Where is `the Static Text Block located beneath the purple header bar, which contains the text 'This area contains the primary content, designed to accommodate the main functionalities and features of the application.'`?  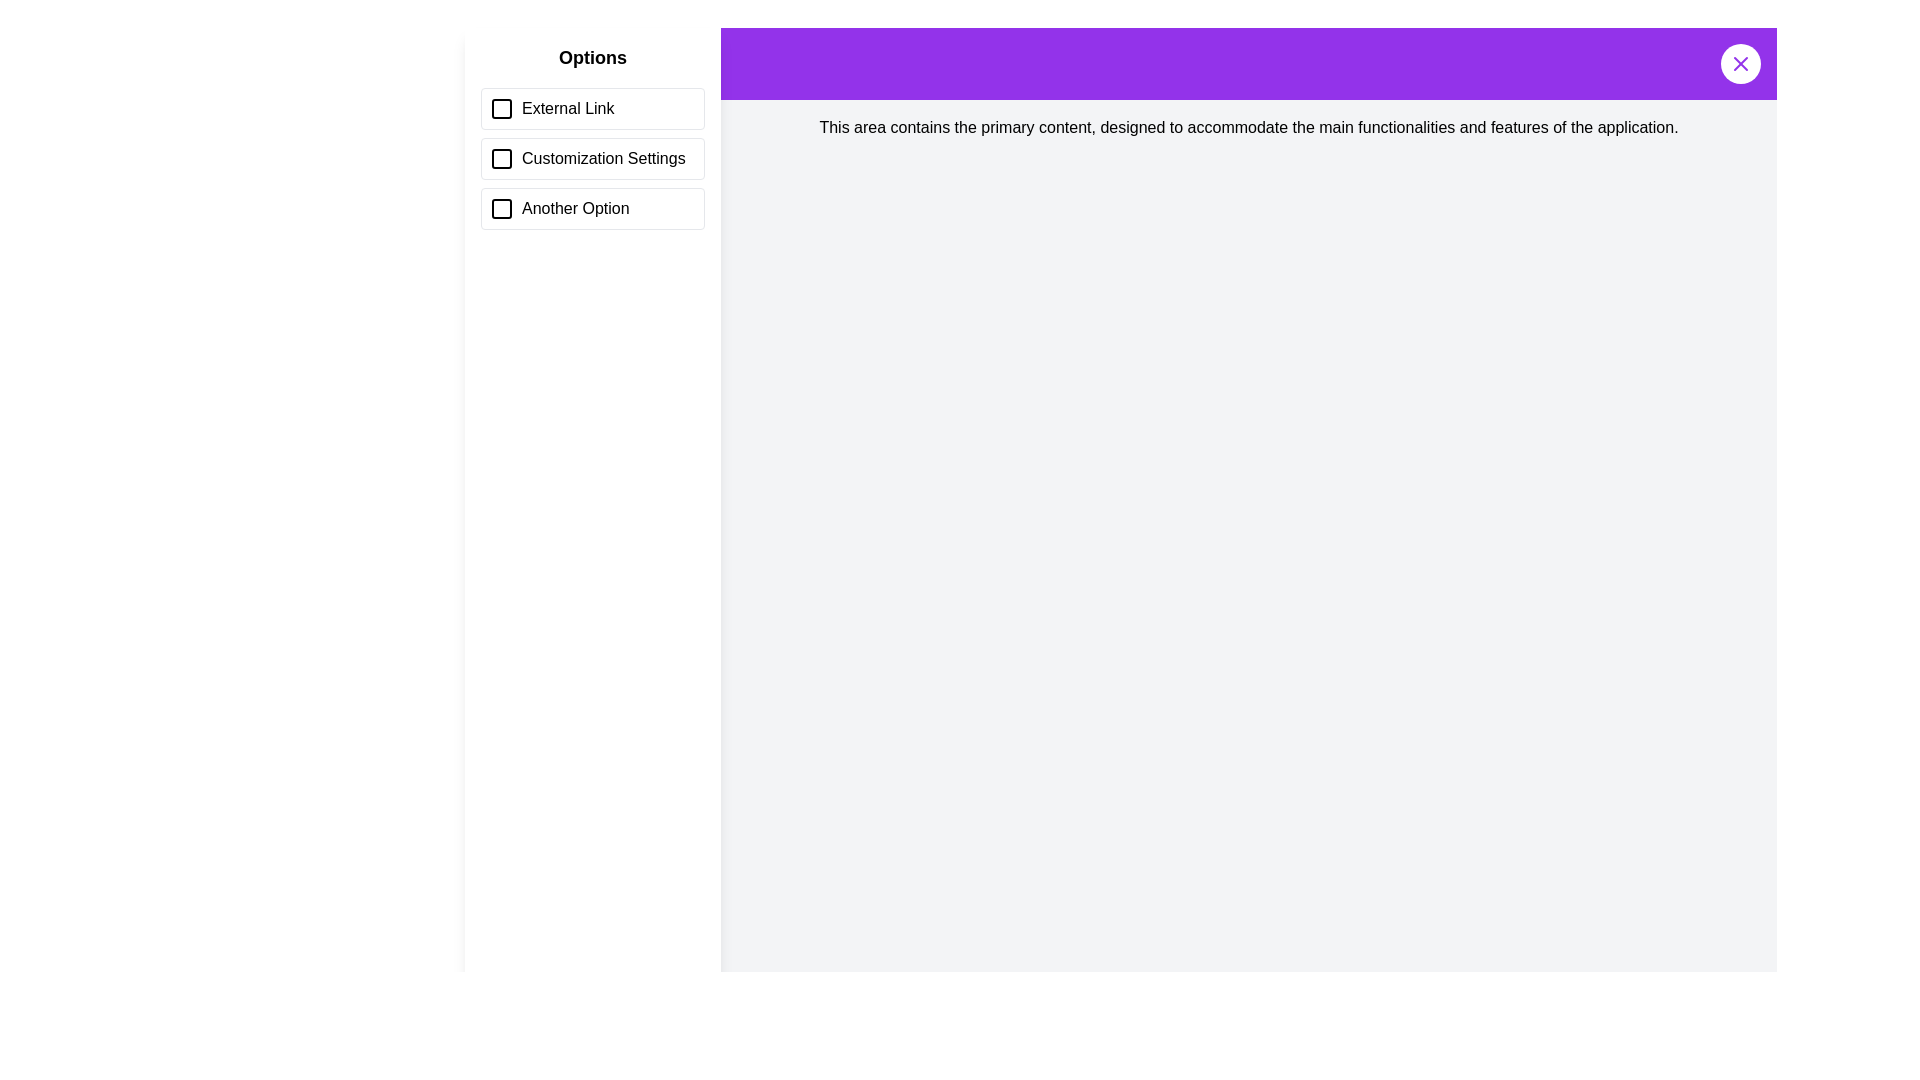 the Static Text Block located beneath the purple header bar, which contains the text 'This area contains the primary content, designed to accommodate the main functionalities and features of the application.' is located at coordinates (1247, 127).